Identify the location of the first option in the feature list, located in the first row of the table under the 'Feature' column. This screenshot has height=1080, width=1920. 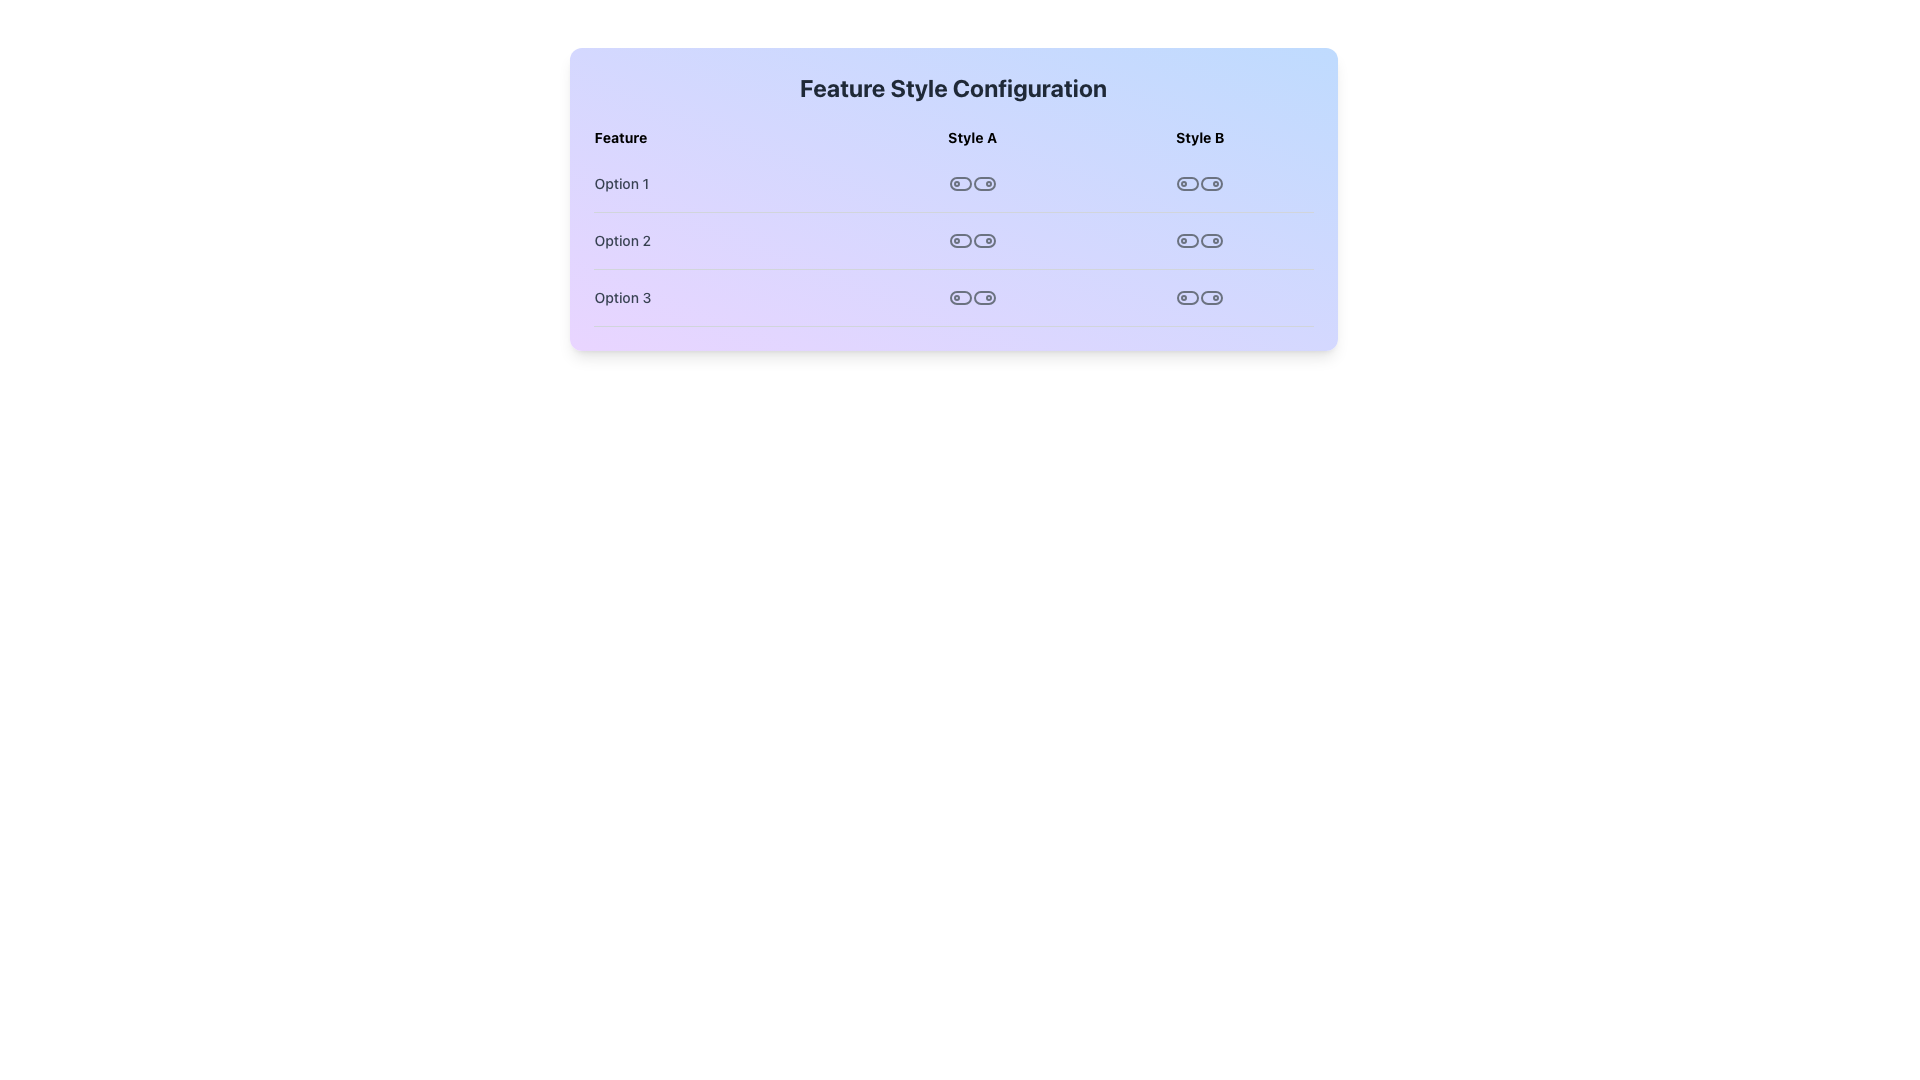
(952, 184).